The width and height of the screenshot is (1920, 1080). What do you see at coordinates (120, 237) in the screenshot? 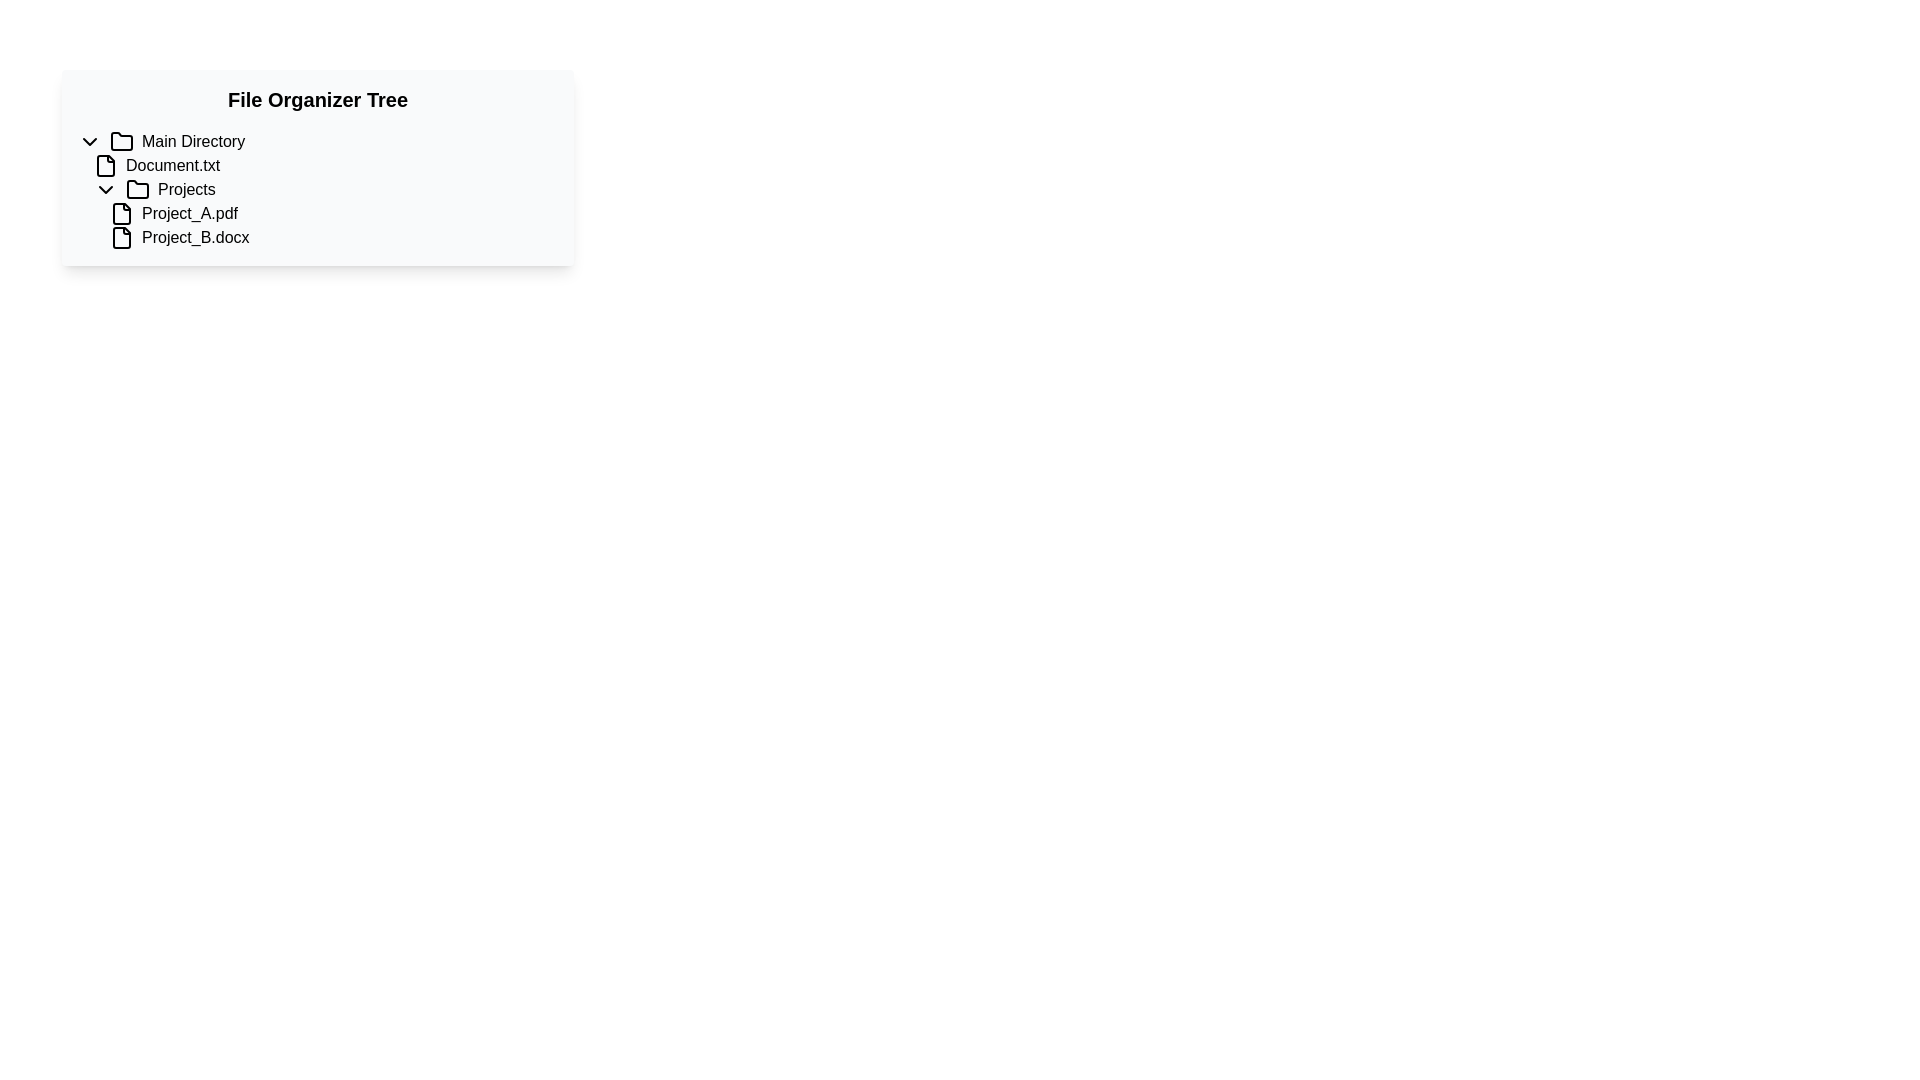
I see `small file icon styled as a document sheet with a folded corner, located to the left of the text 'Project_B.docx'` at bounding box center [120, 237].